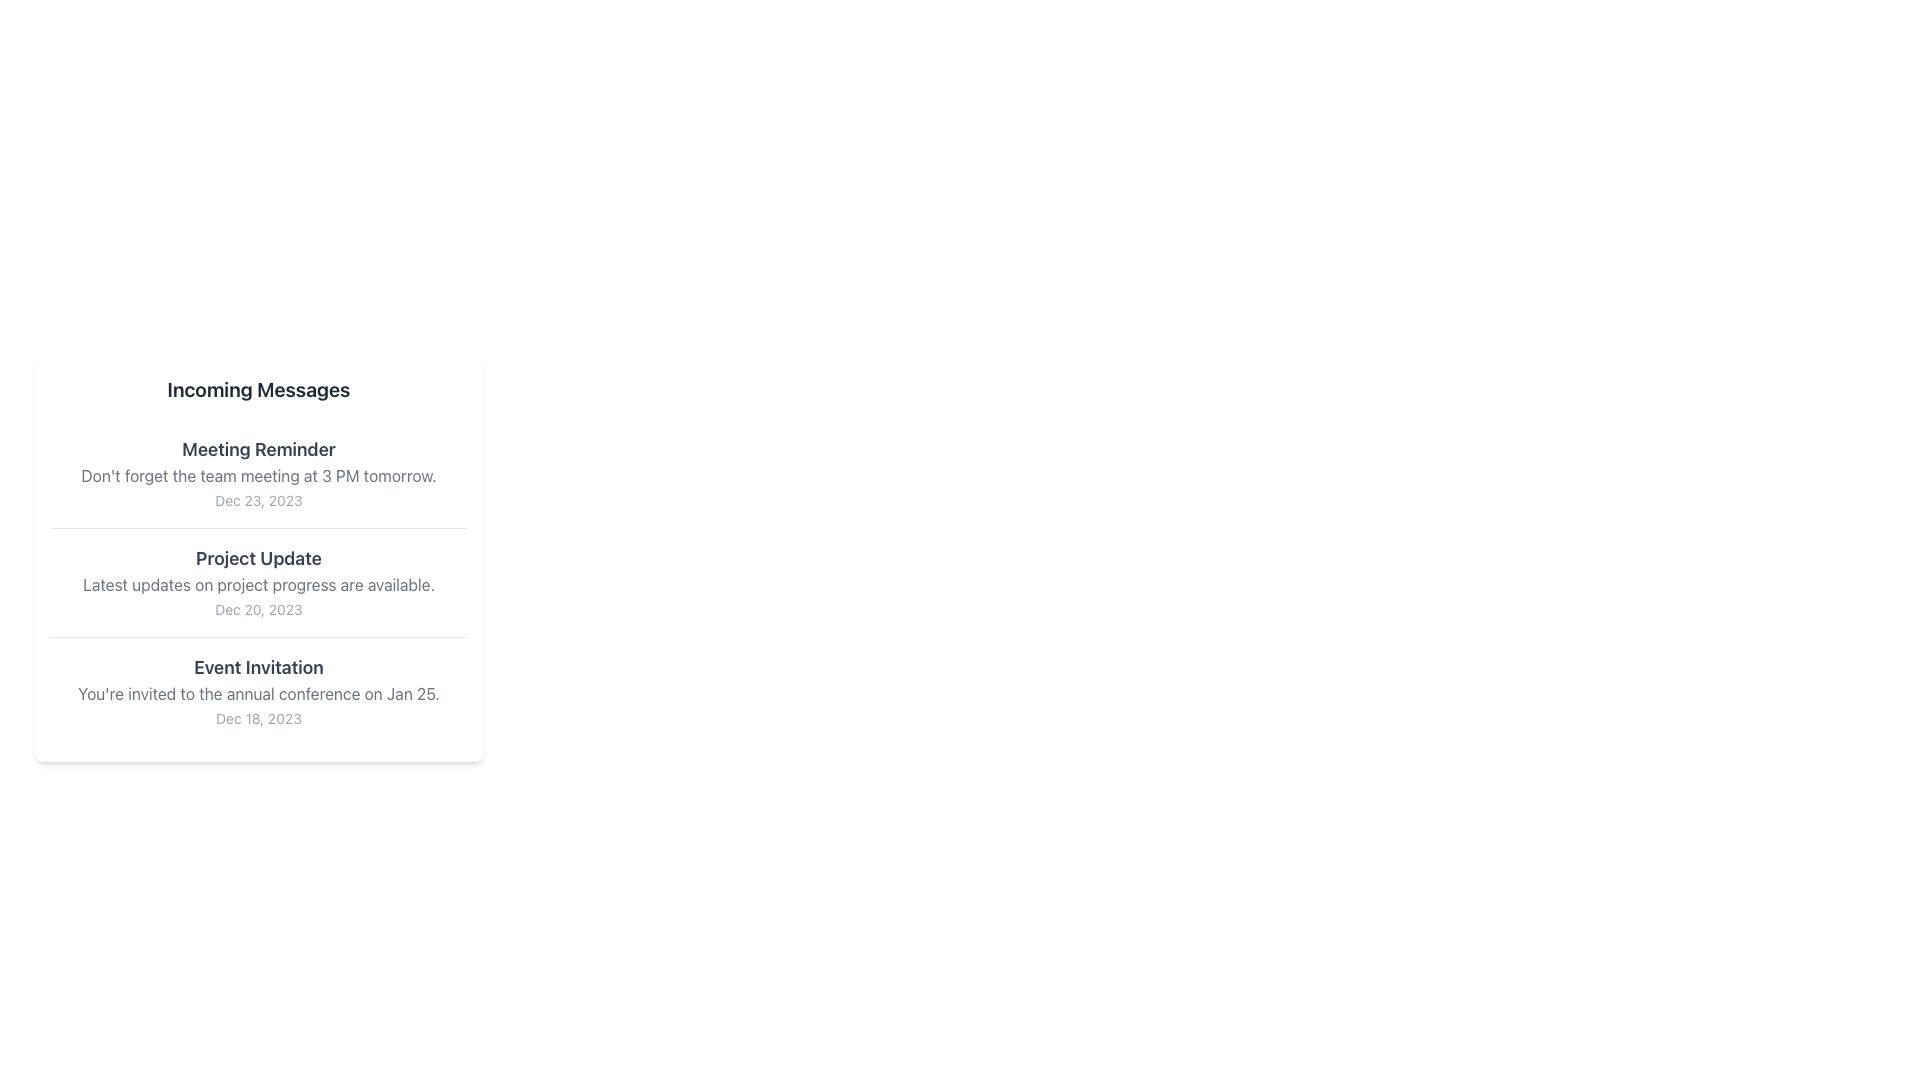  What do you see at coordinates (258, 585) in the screenshot?
I see `informational text that provides a summary update on project progress, located as the second line of content within the 'Project Update' panel` at bounding box center [258, 585].